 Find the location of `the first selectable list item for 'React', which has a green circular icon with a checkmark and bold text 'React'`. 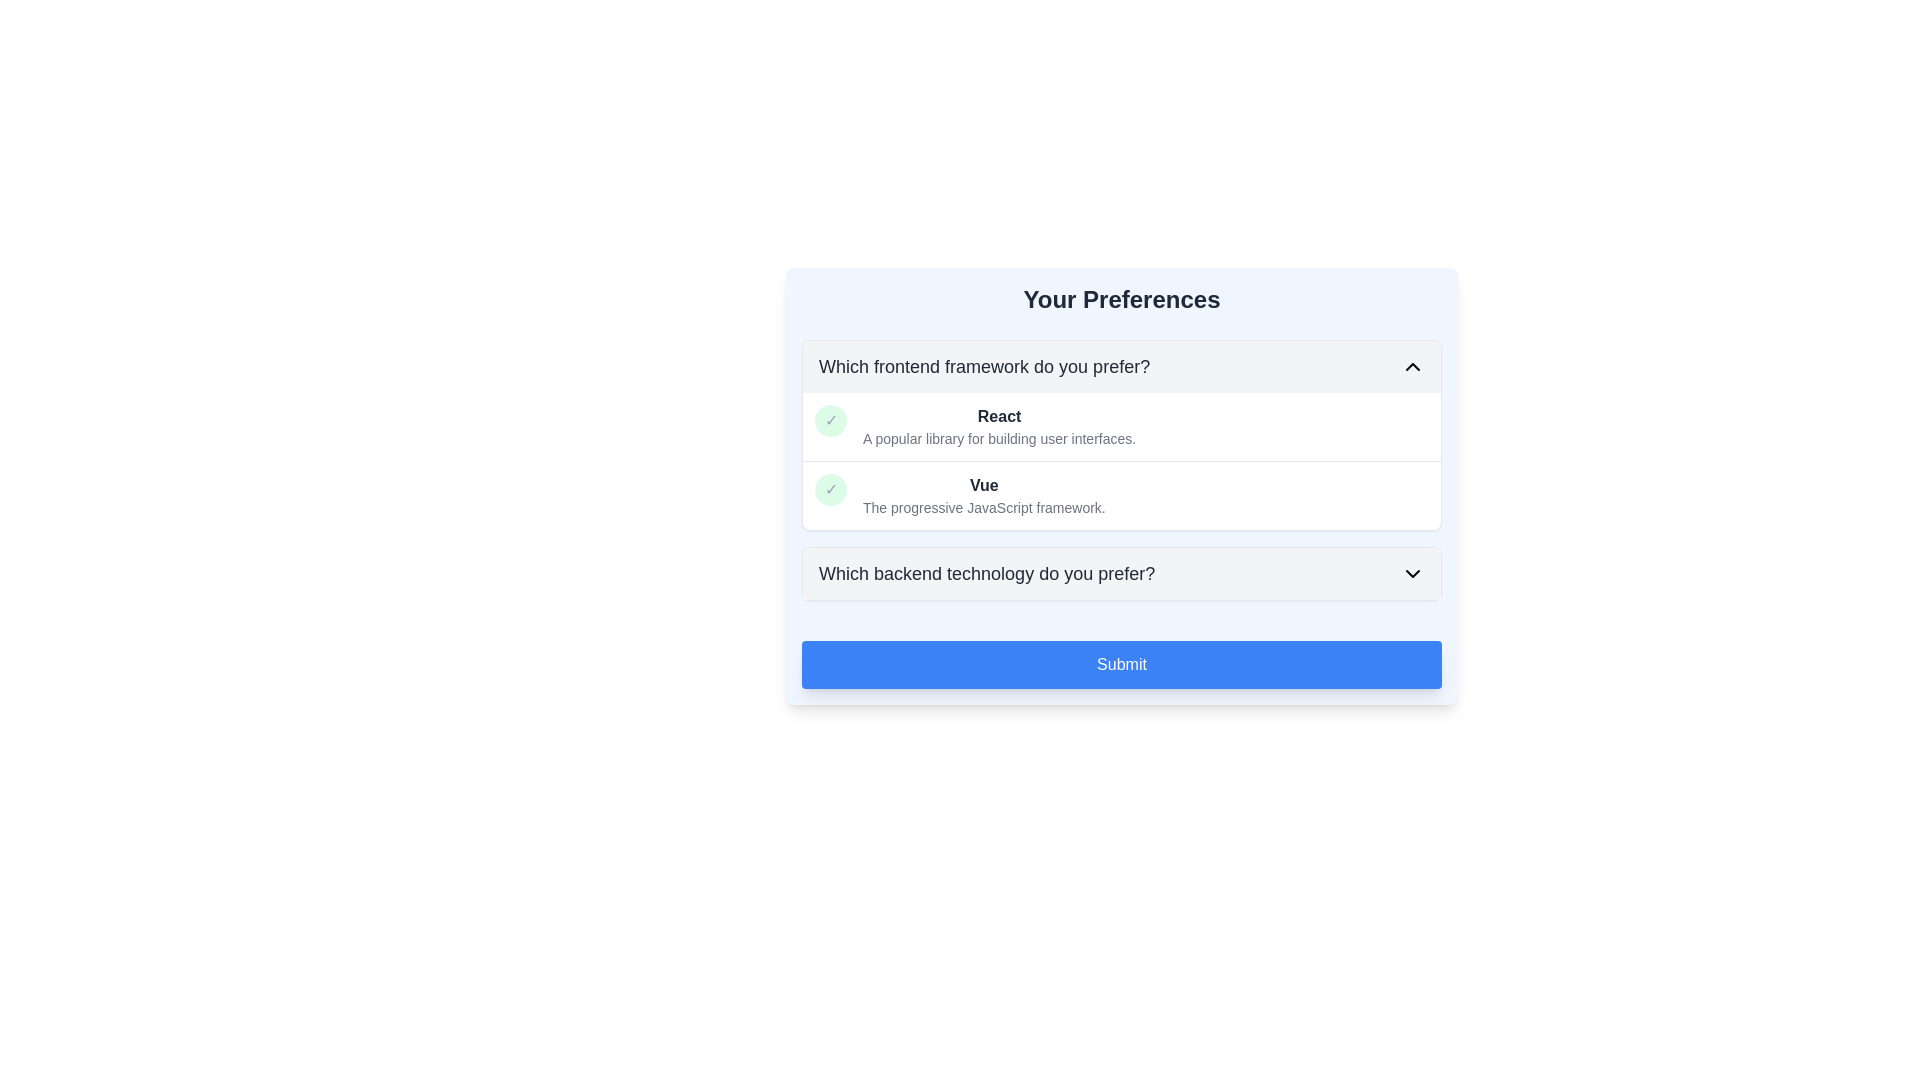

the first selectable list item for 'React', which has a green circular icon with a checkmark and bold text 'React' is located at coordinates (1122, 426).